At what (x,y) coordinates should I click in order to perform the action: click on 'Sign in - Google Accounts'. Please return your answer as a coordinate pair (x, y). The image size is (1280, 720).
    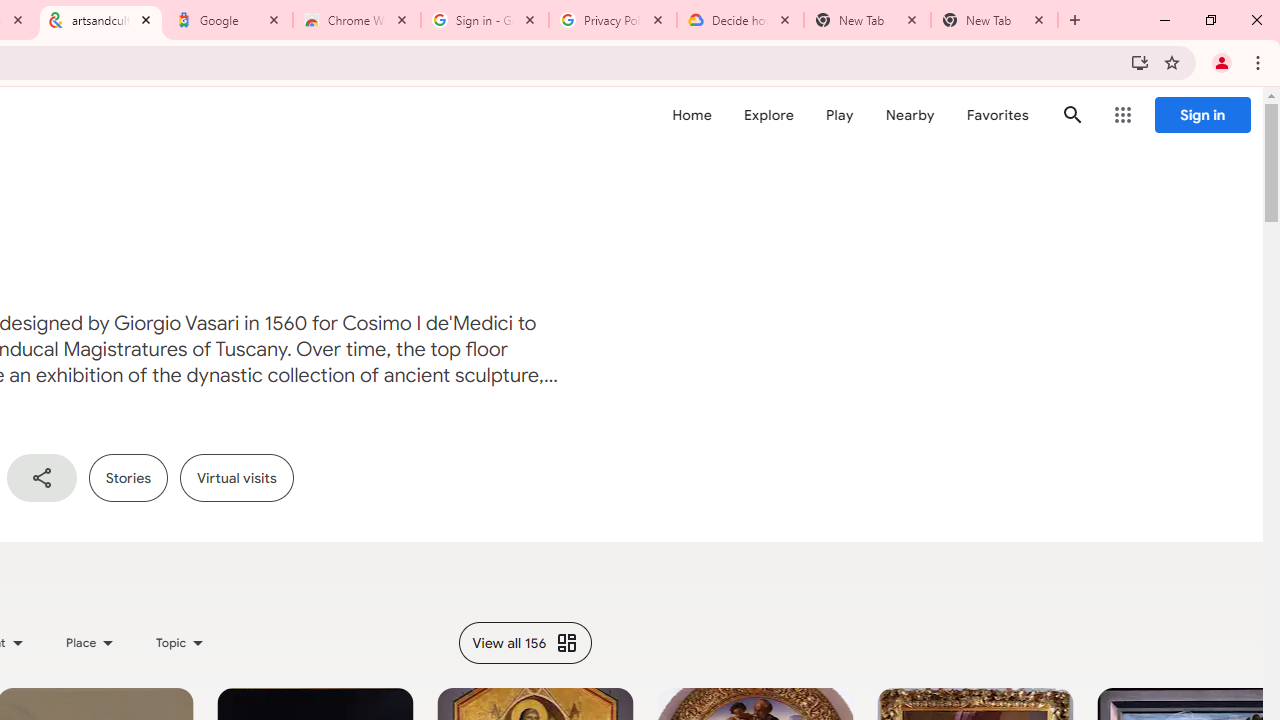
    Looking at the image, I should click on (485, 20).